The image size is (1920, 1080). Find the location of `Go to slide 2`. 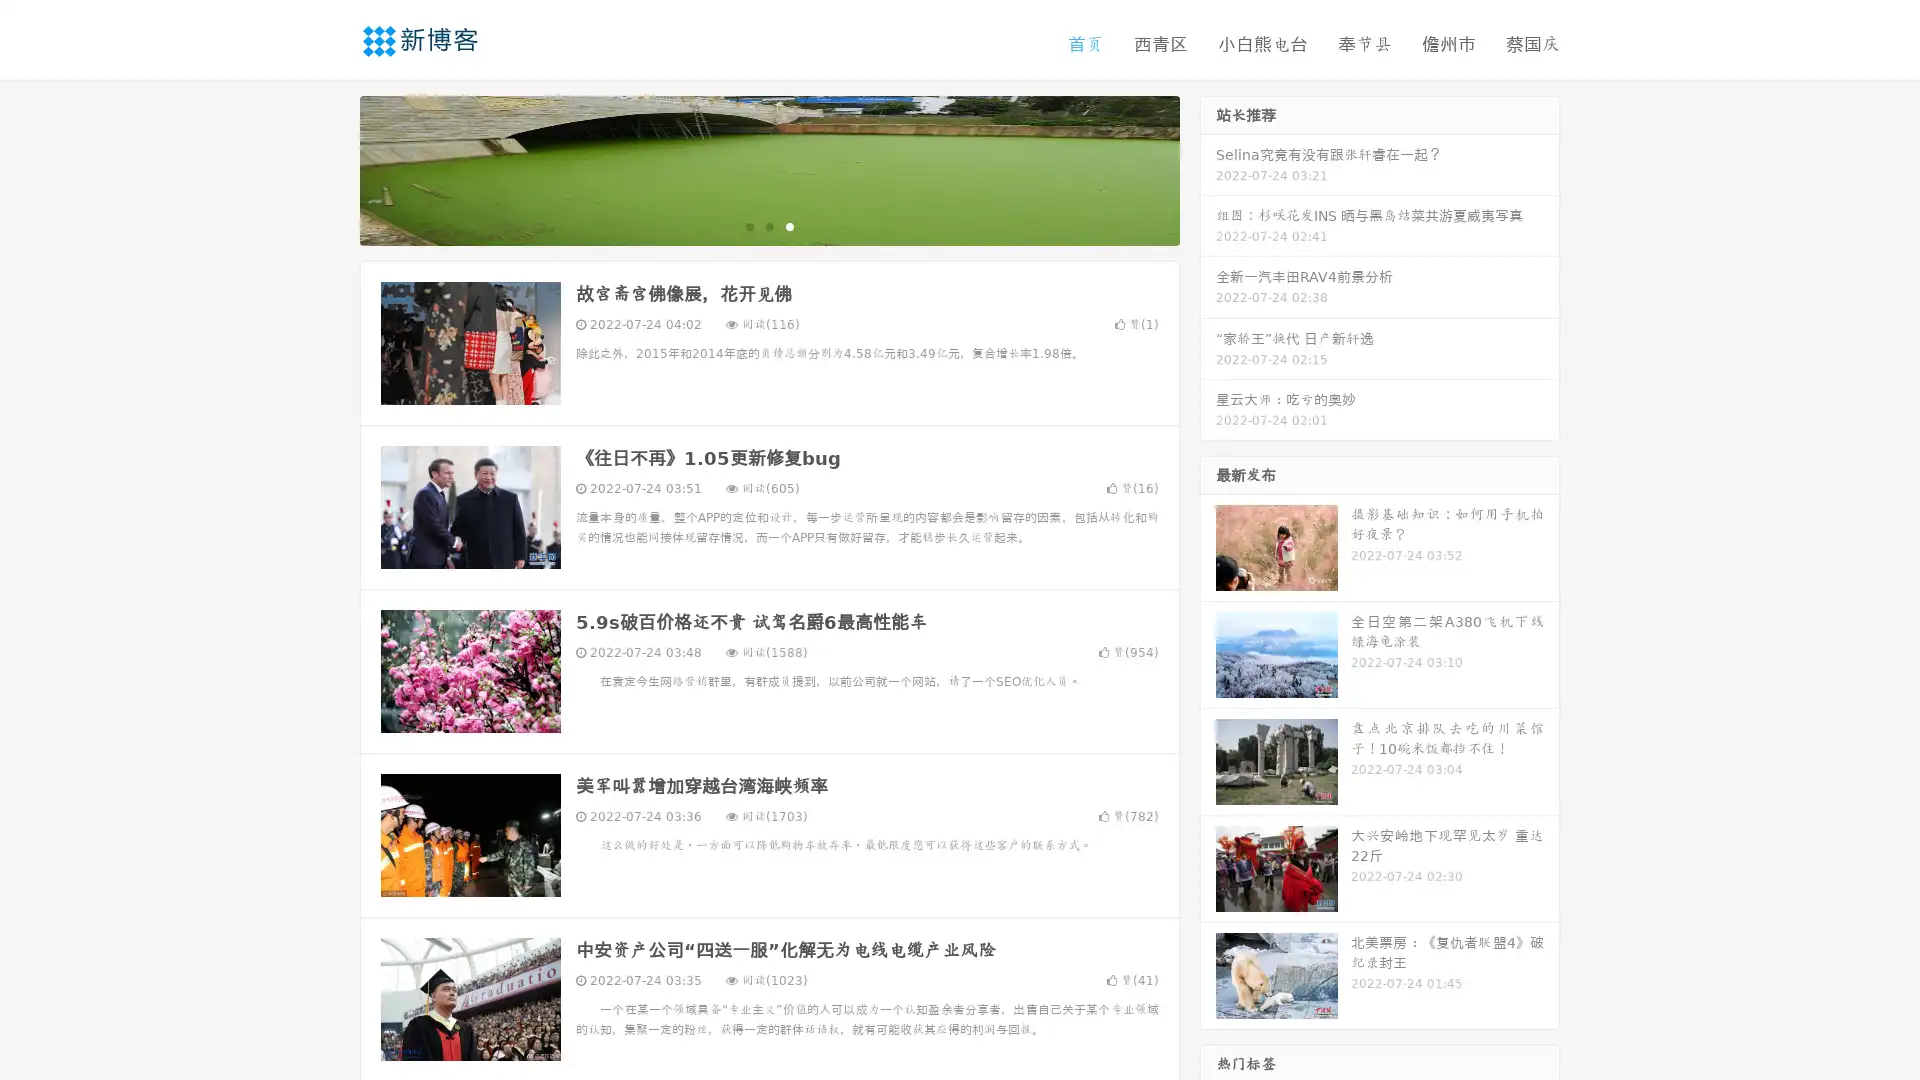

Go to slide 2 is located at coordinates (768, 225).